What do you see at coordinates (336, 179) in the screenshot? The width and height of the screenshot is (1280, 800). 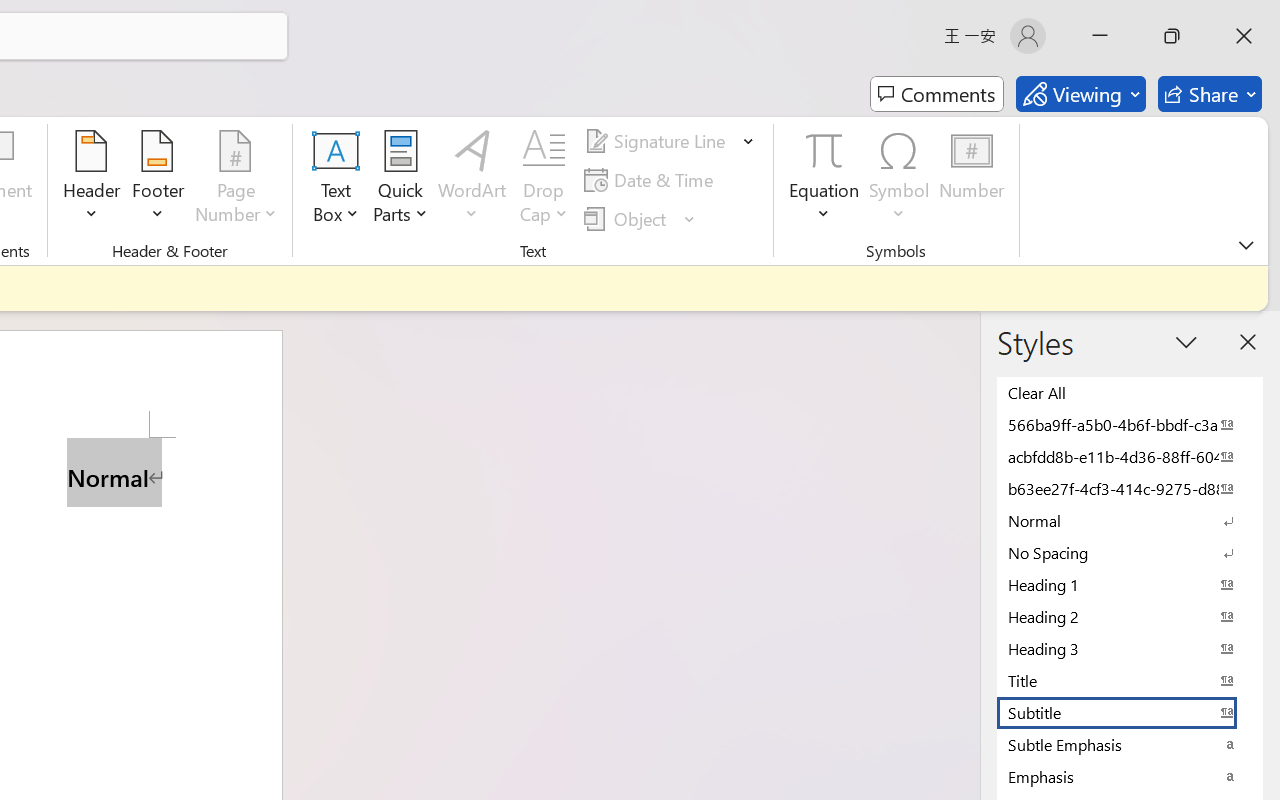 I see `'Text Box'` at bounding box center [336, 179].